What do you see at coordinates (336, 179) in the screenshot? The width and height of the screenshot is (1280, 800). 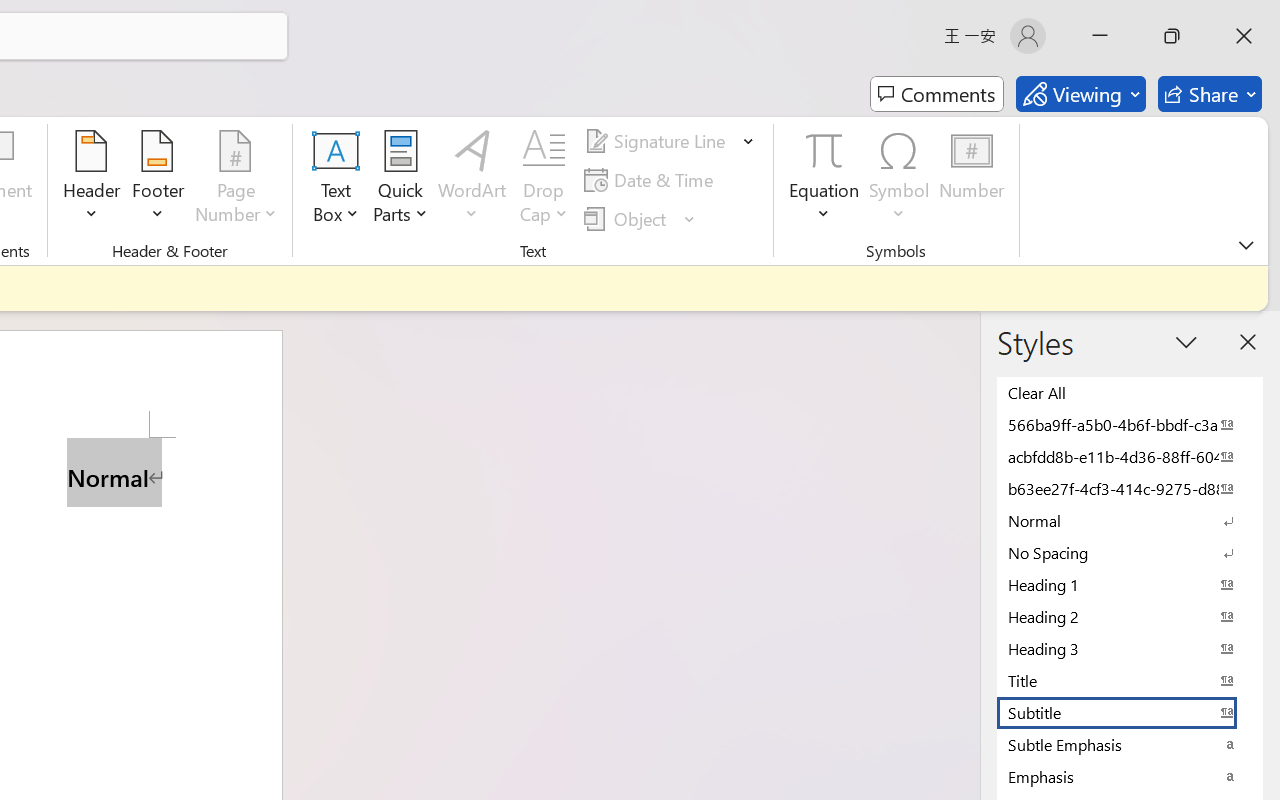 I see `'Text Box'` at bounding box center [336, 179].